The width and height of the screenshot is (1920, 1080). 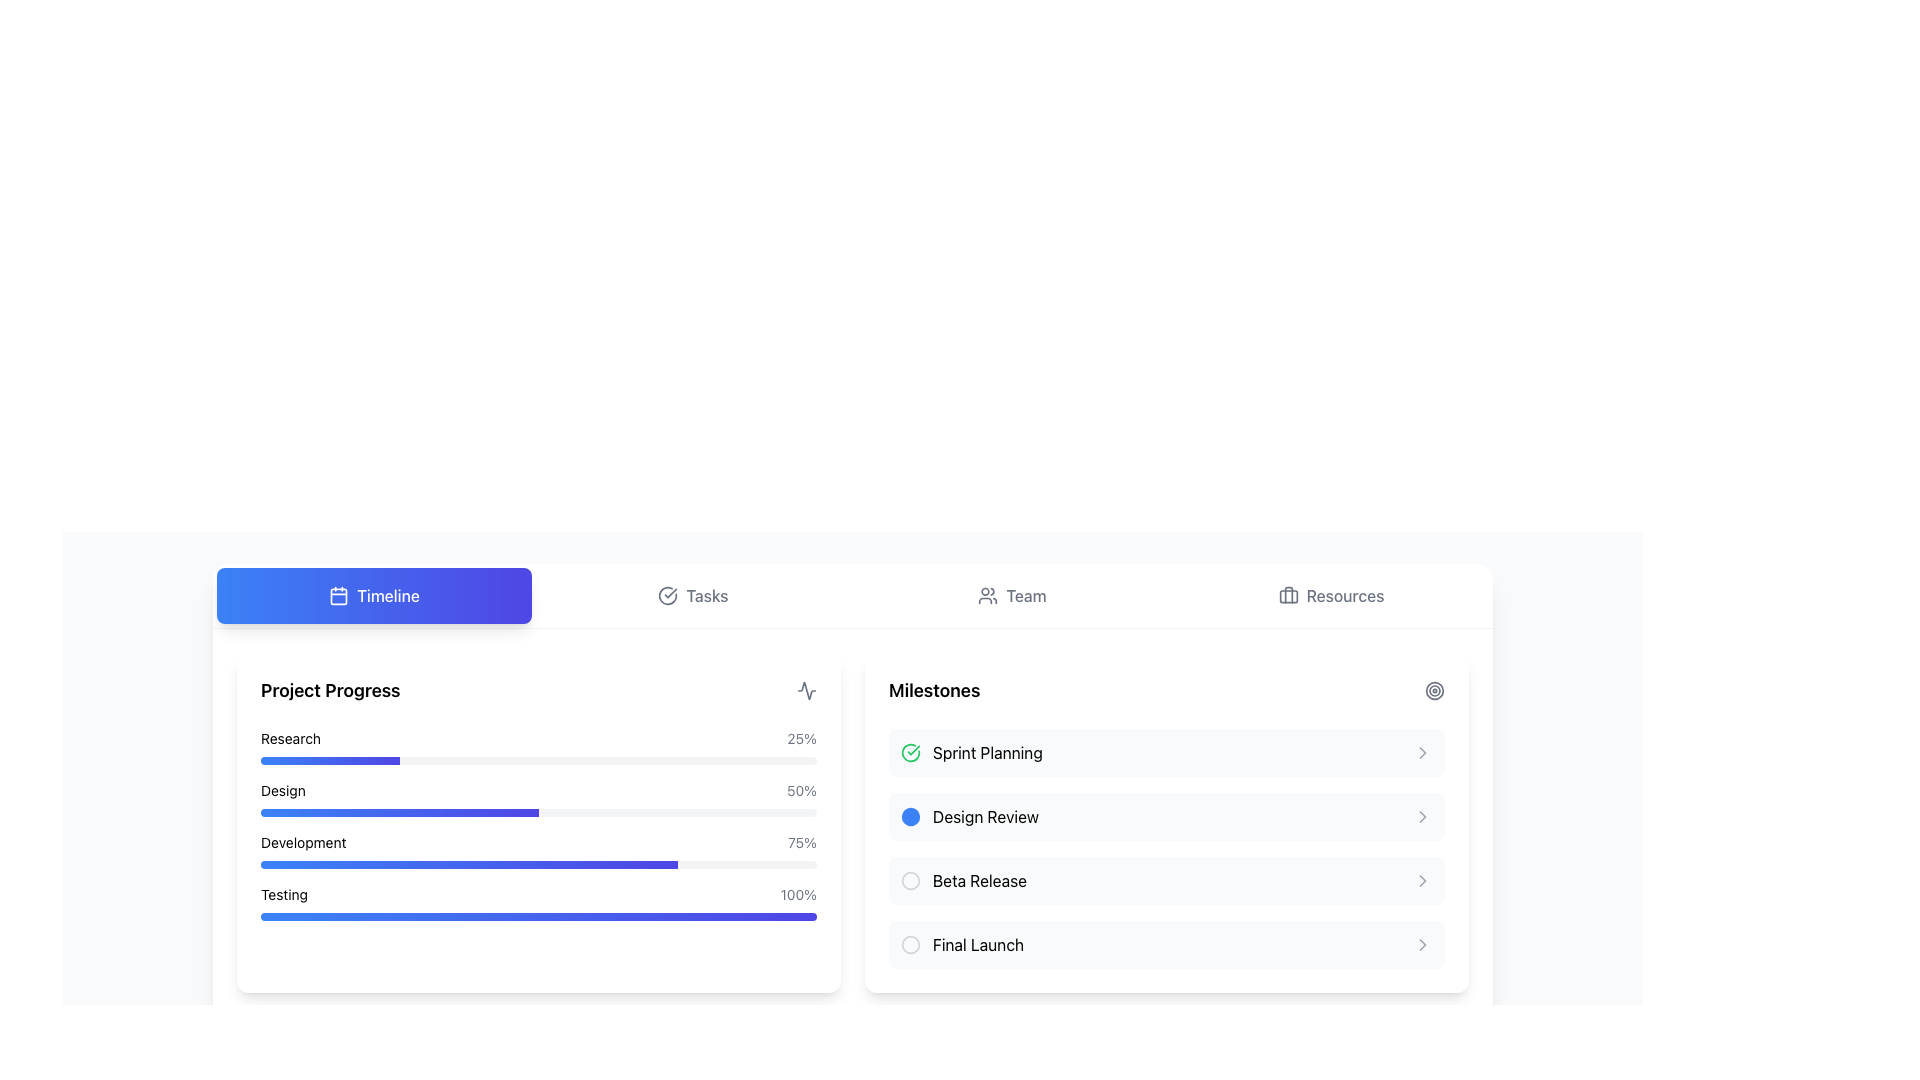 I want to click on displayed text from the Text Label indicating the percentage completion of the development process located in the 'Project Progress' section, next to the visual progress bar, so click(x=802, y=843).